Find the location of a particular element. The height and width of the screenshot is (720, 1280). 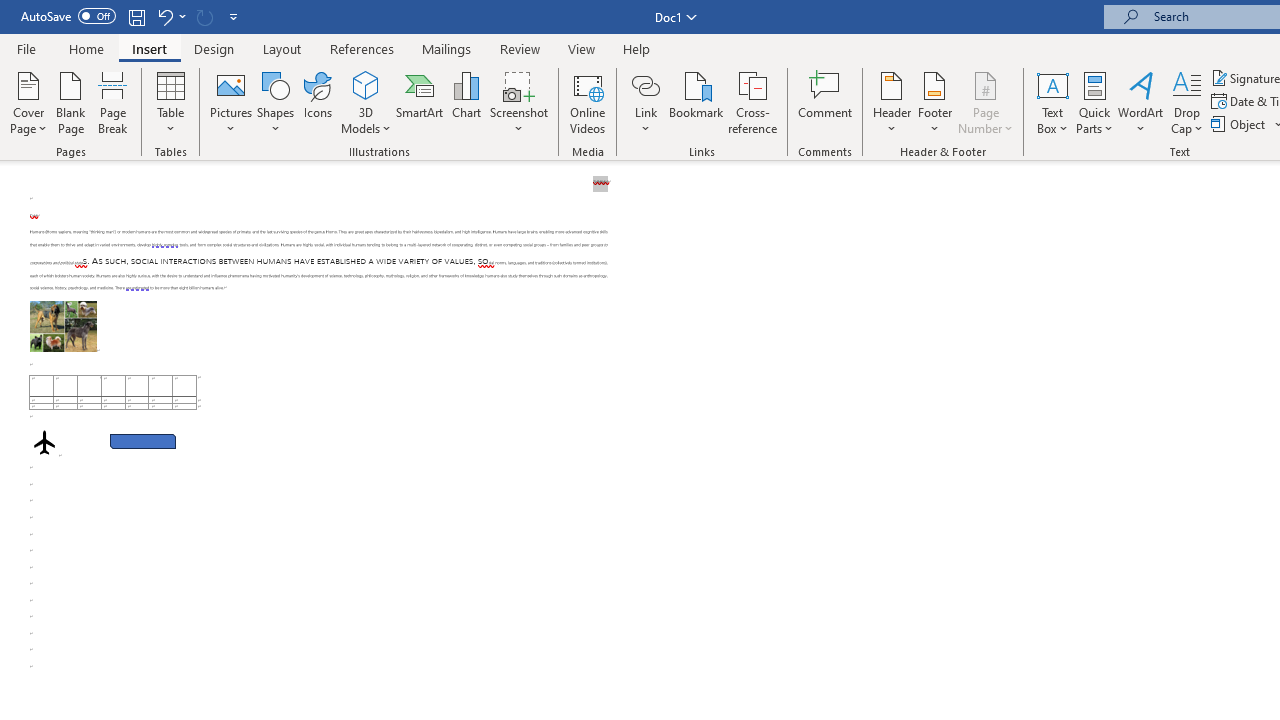

'Cross-reference...' is located at coordinates (751, 103).